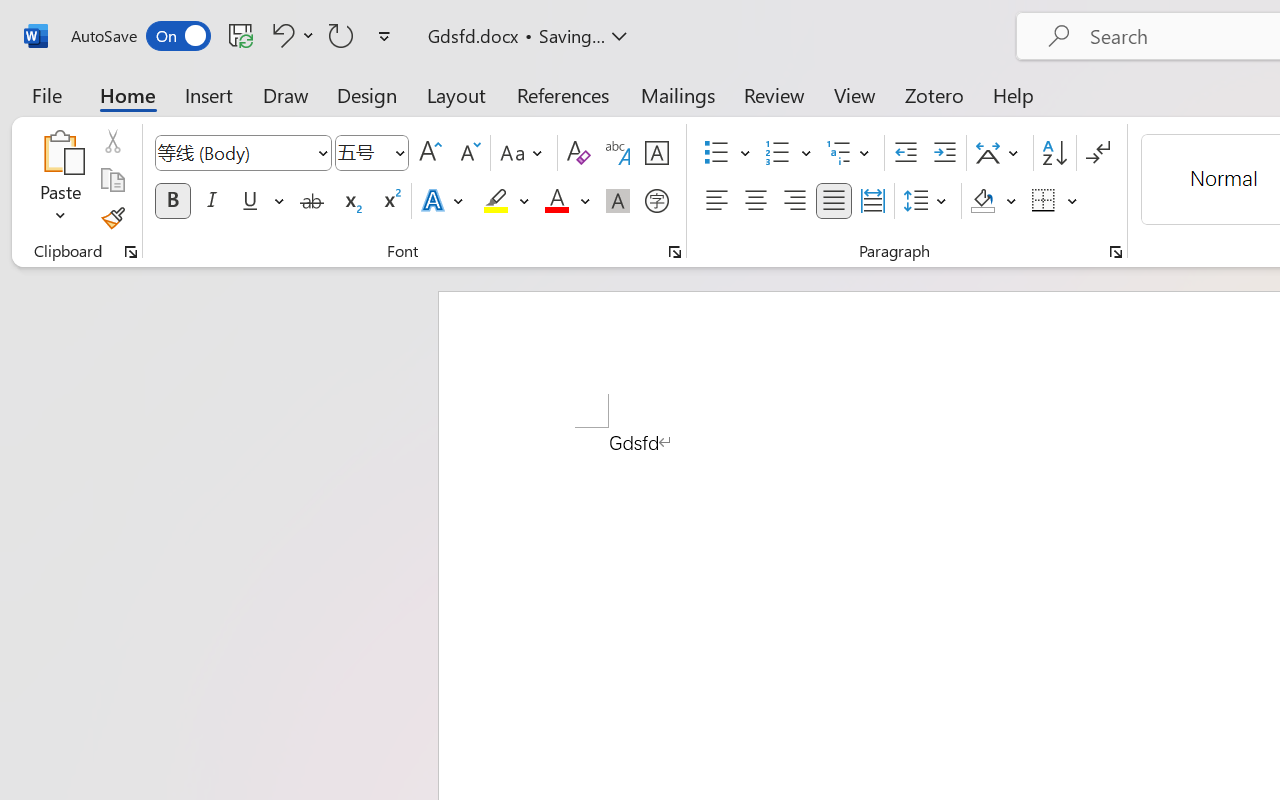 The width and height of the screenshot is (1280, 800). Describe the element at coordinates (429, 153) in the screenshot. I see `'Grow Font'` at that location.